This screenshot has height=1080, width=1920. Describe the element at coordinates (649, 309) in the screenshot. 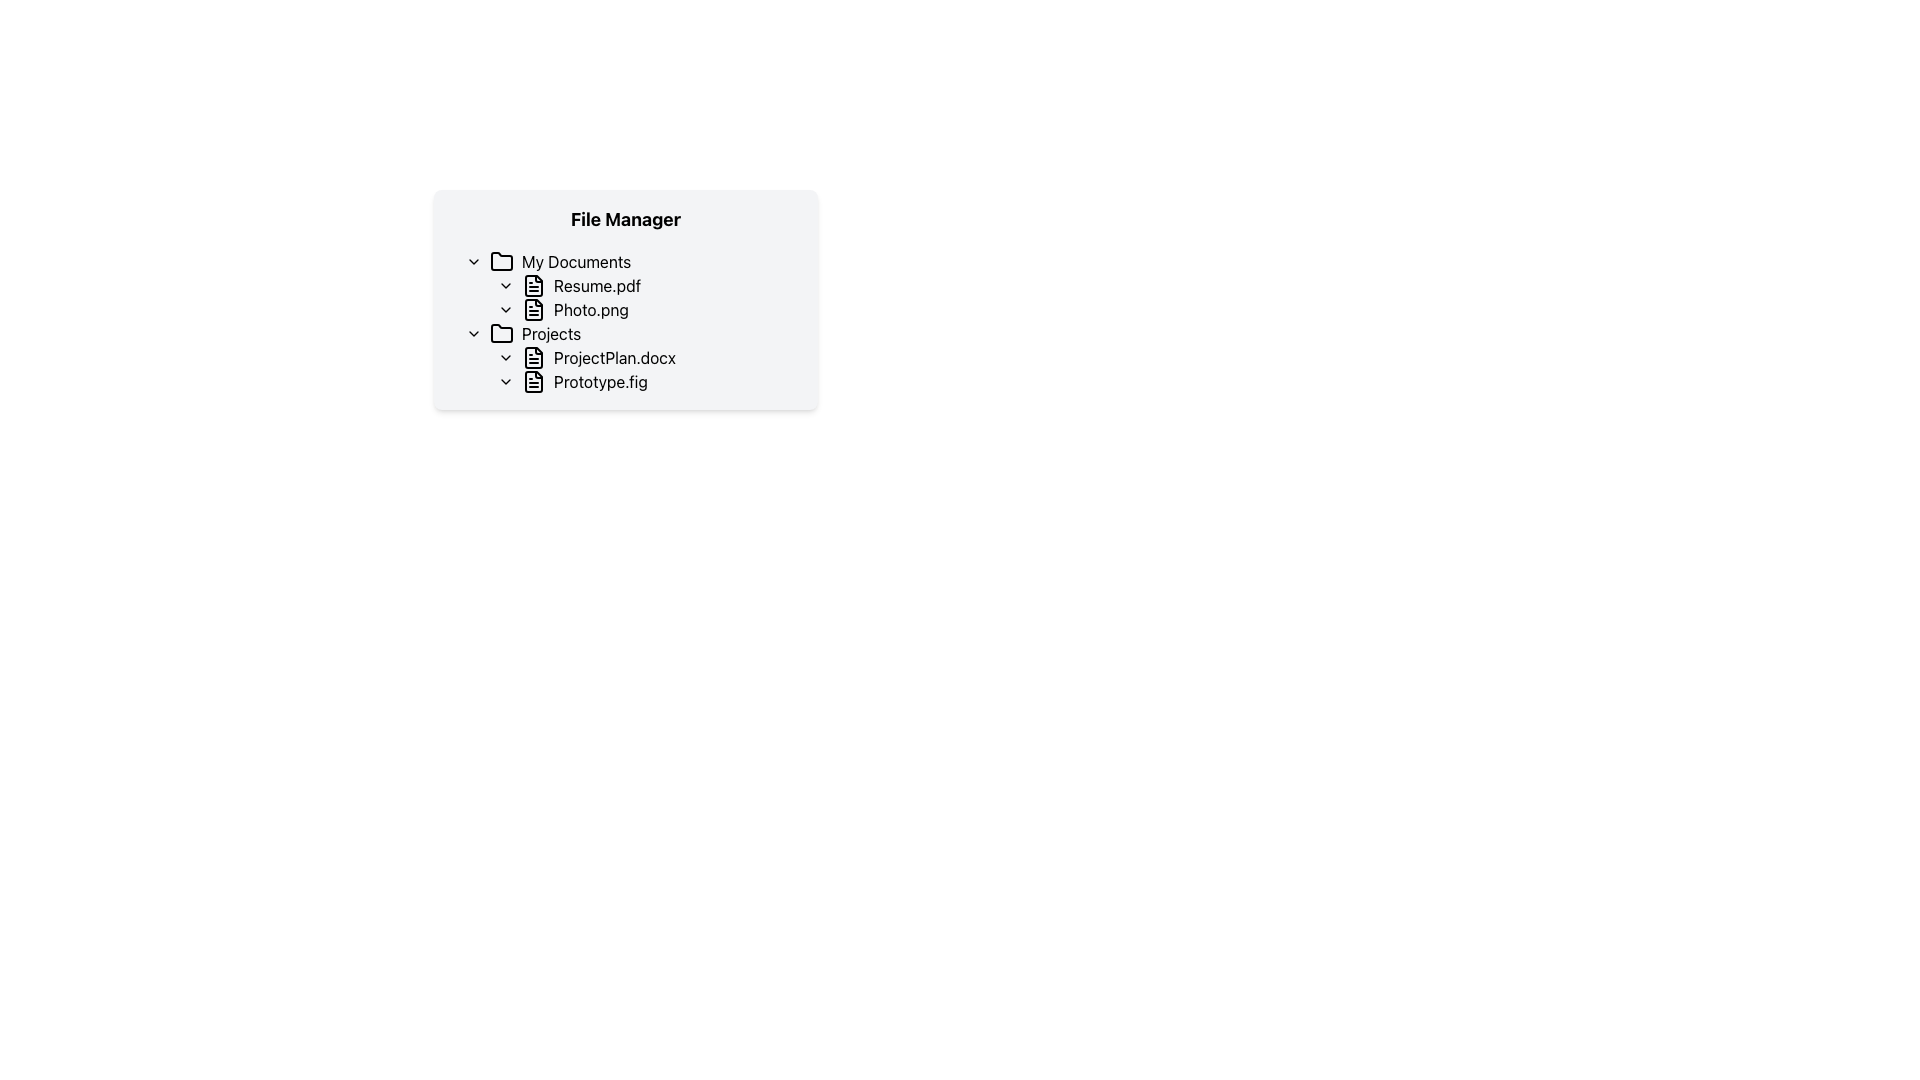

I see `the file entry named 'Photo.png' located under the 'My Documents' folder` at that location.